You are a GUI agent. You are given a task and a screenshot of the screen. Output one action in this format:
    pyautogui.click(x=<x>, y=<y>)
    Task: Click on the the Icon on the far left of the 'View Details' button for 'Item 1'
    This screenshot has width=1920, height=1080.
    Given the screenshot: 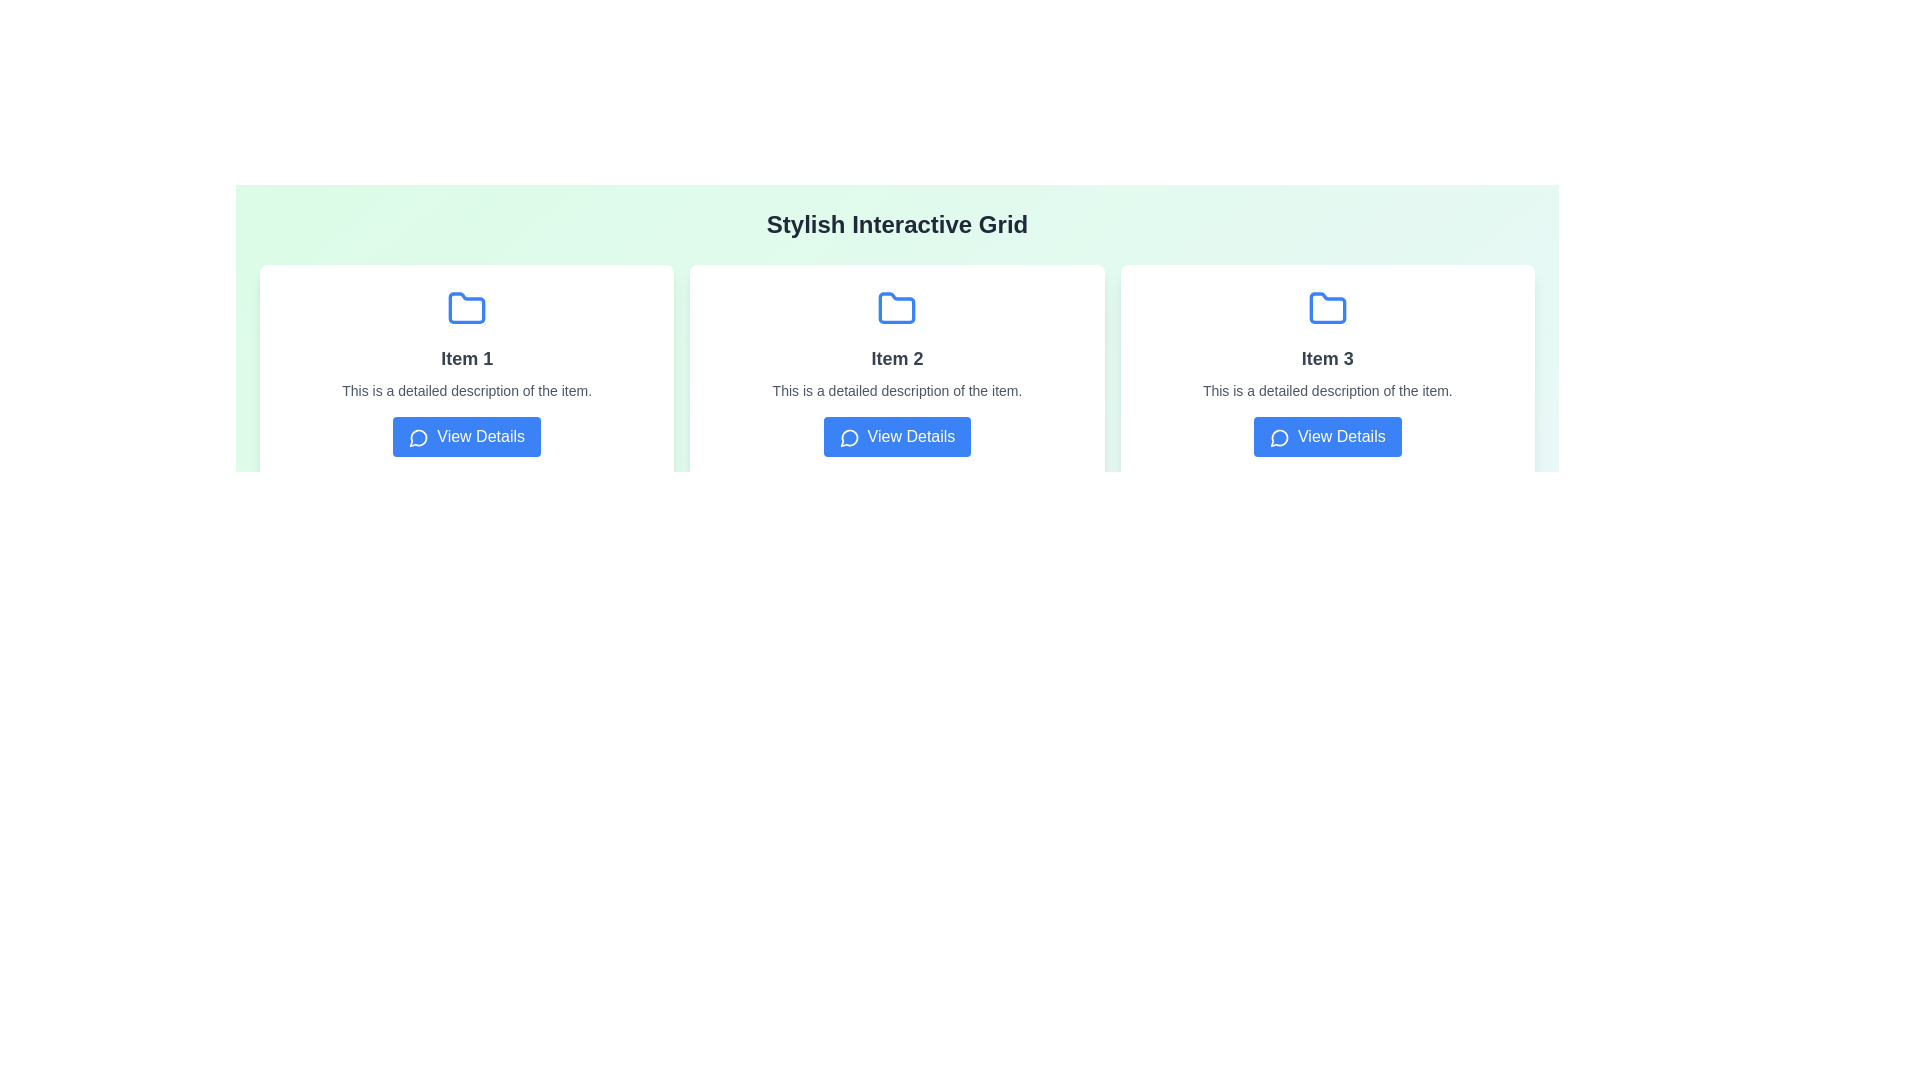 What is the action you would take?
    pyautogui.click(x=418, y=436)
    